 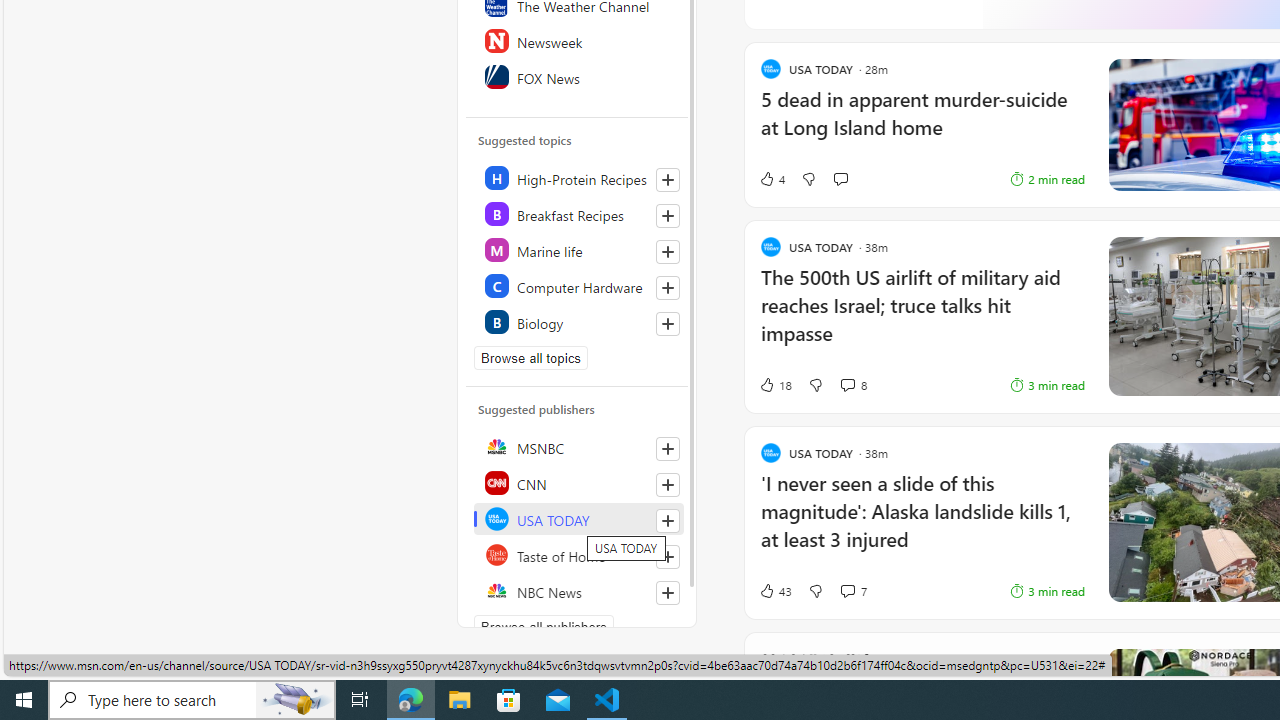 I want to click on 'Browse all publishers', so click(x=544, y=626).